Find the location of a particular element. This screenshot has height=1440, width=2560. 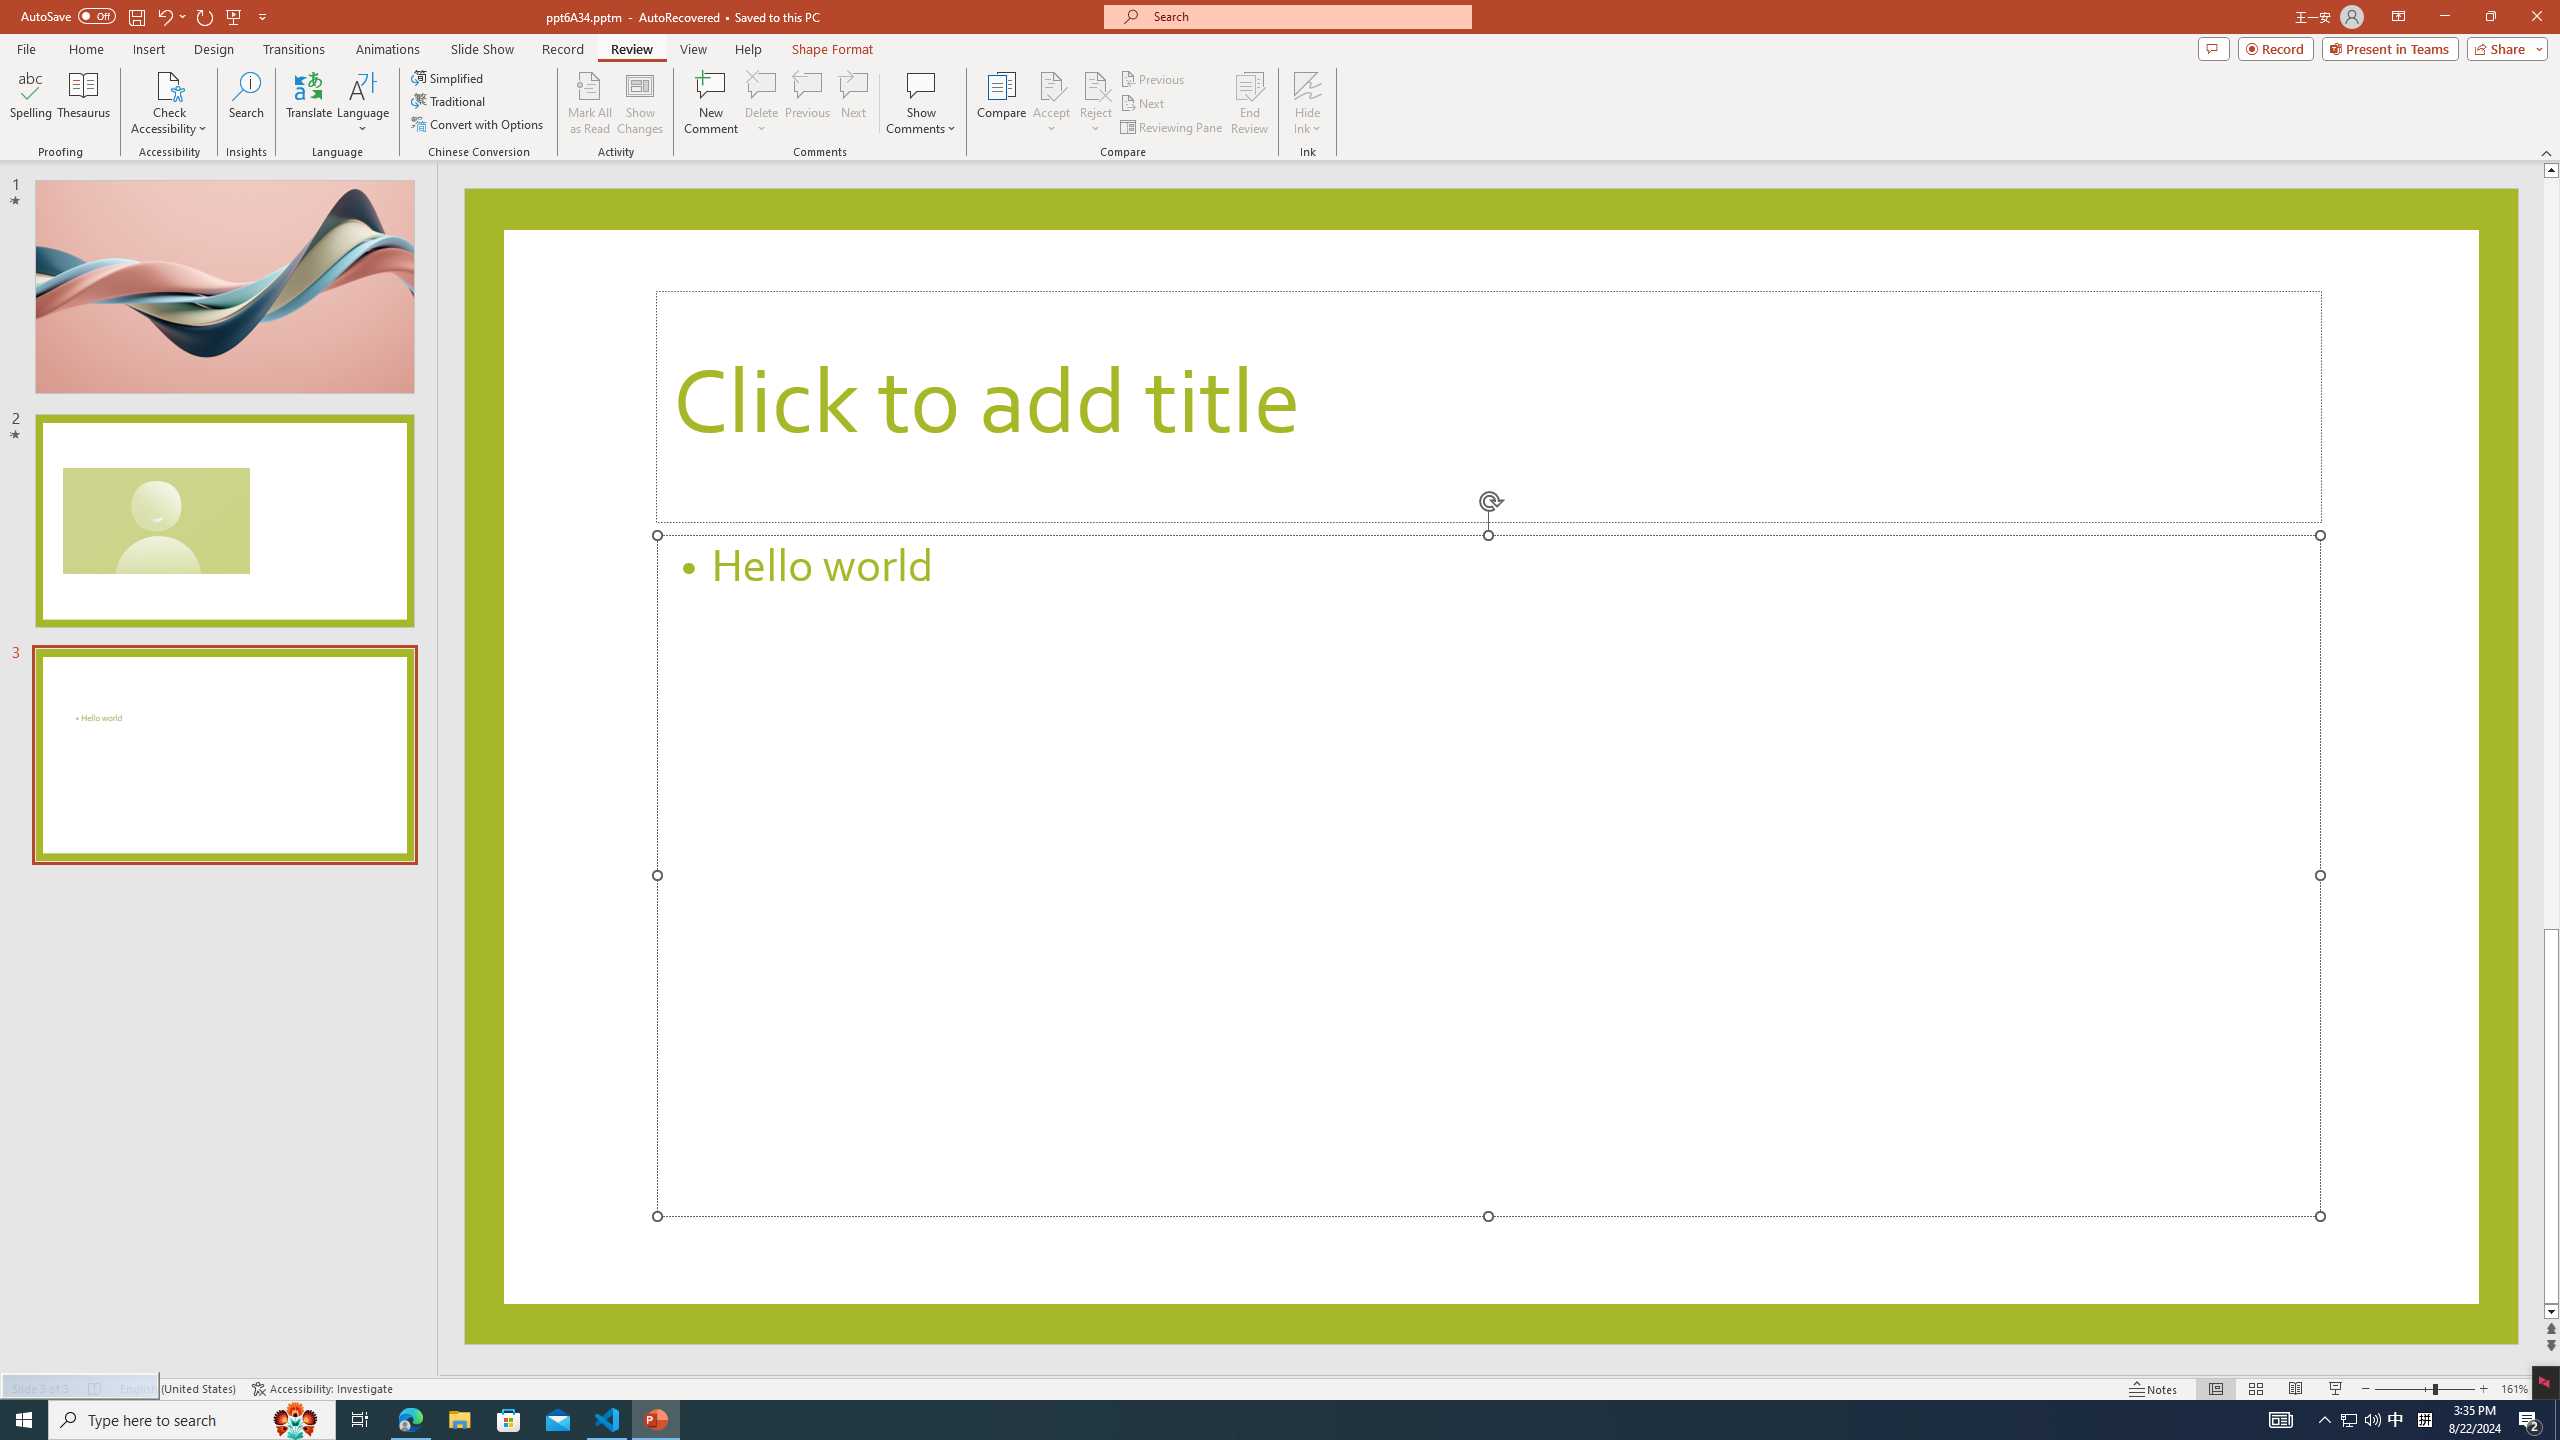

'Notes ' is located at coordinates (2153, 1389).